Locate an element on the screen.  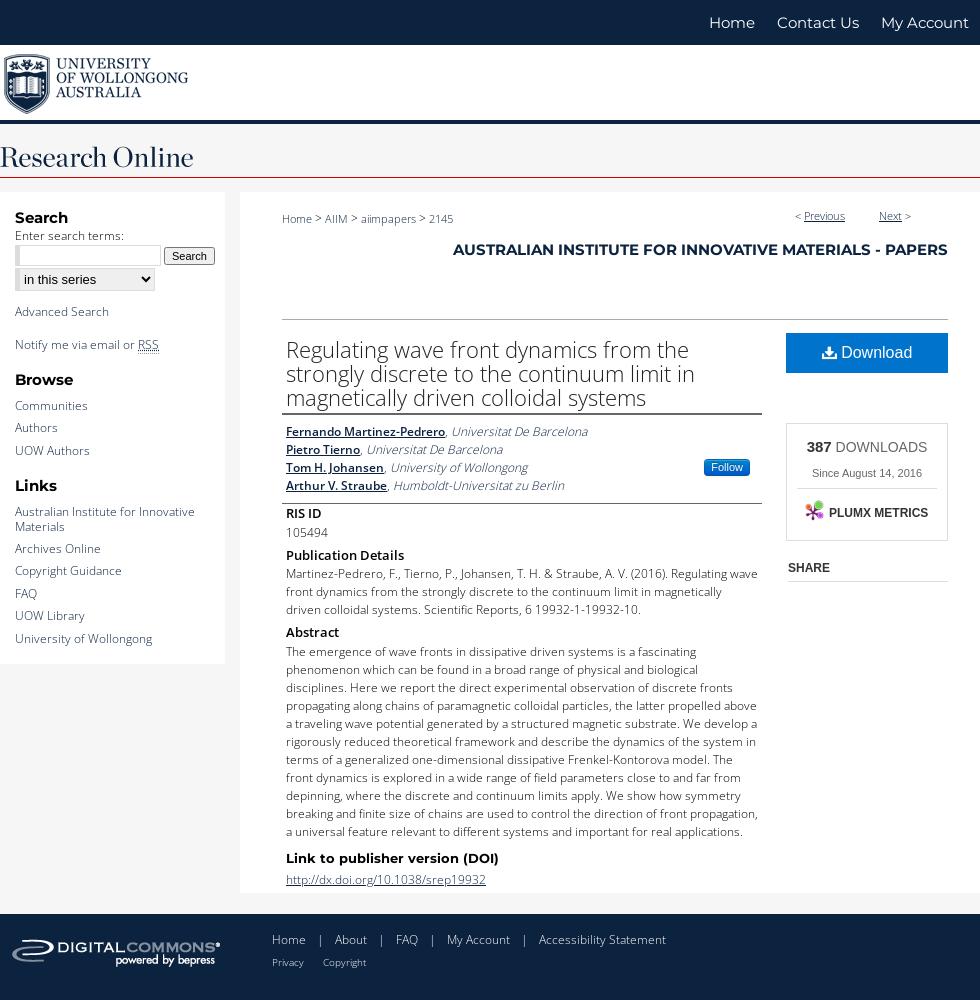
'Advanced Search' is located at coordinates (61, 311).